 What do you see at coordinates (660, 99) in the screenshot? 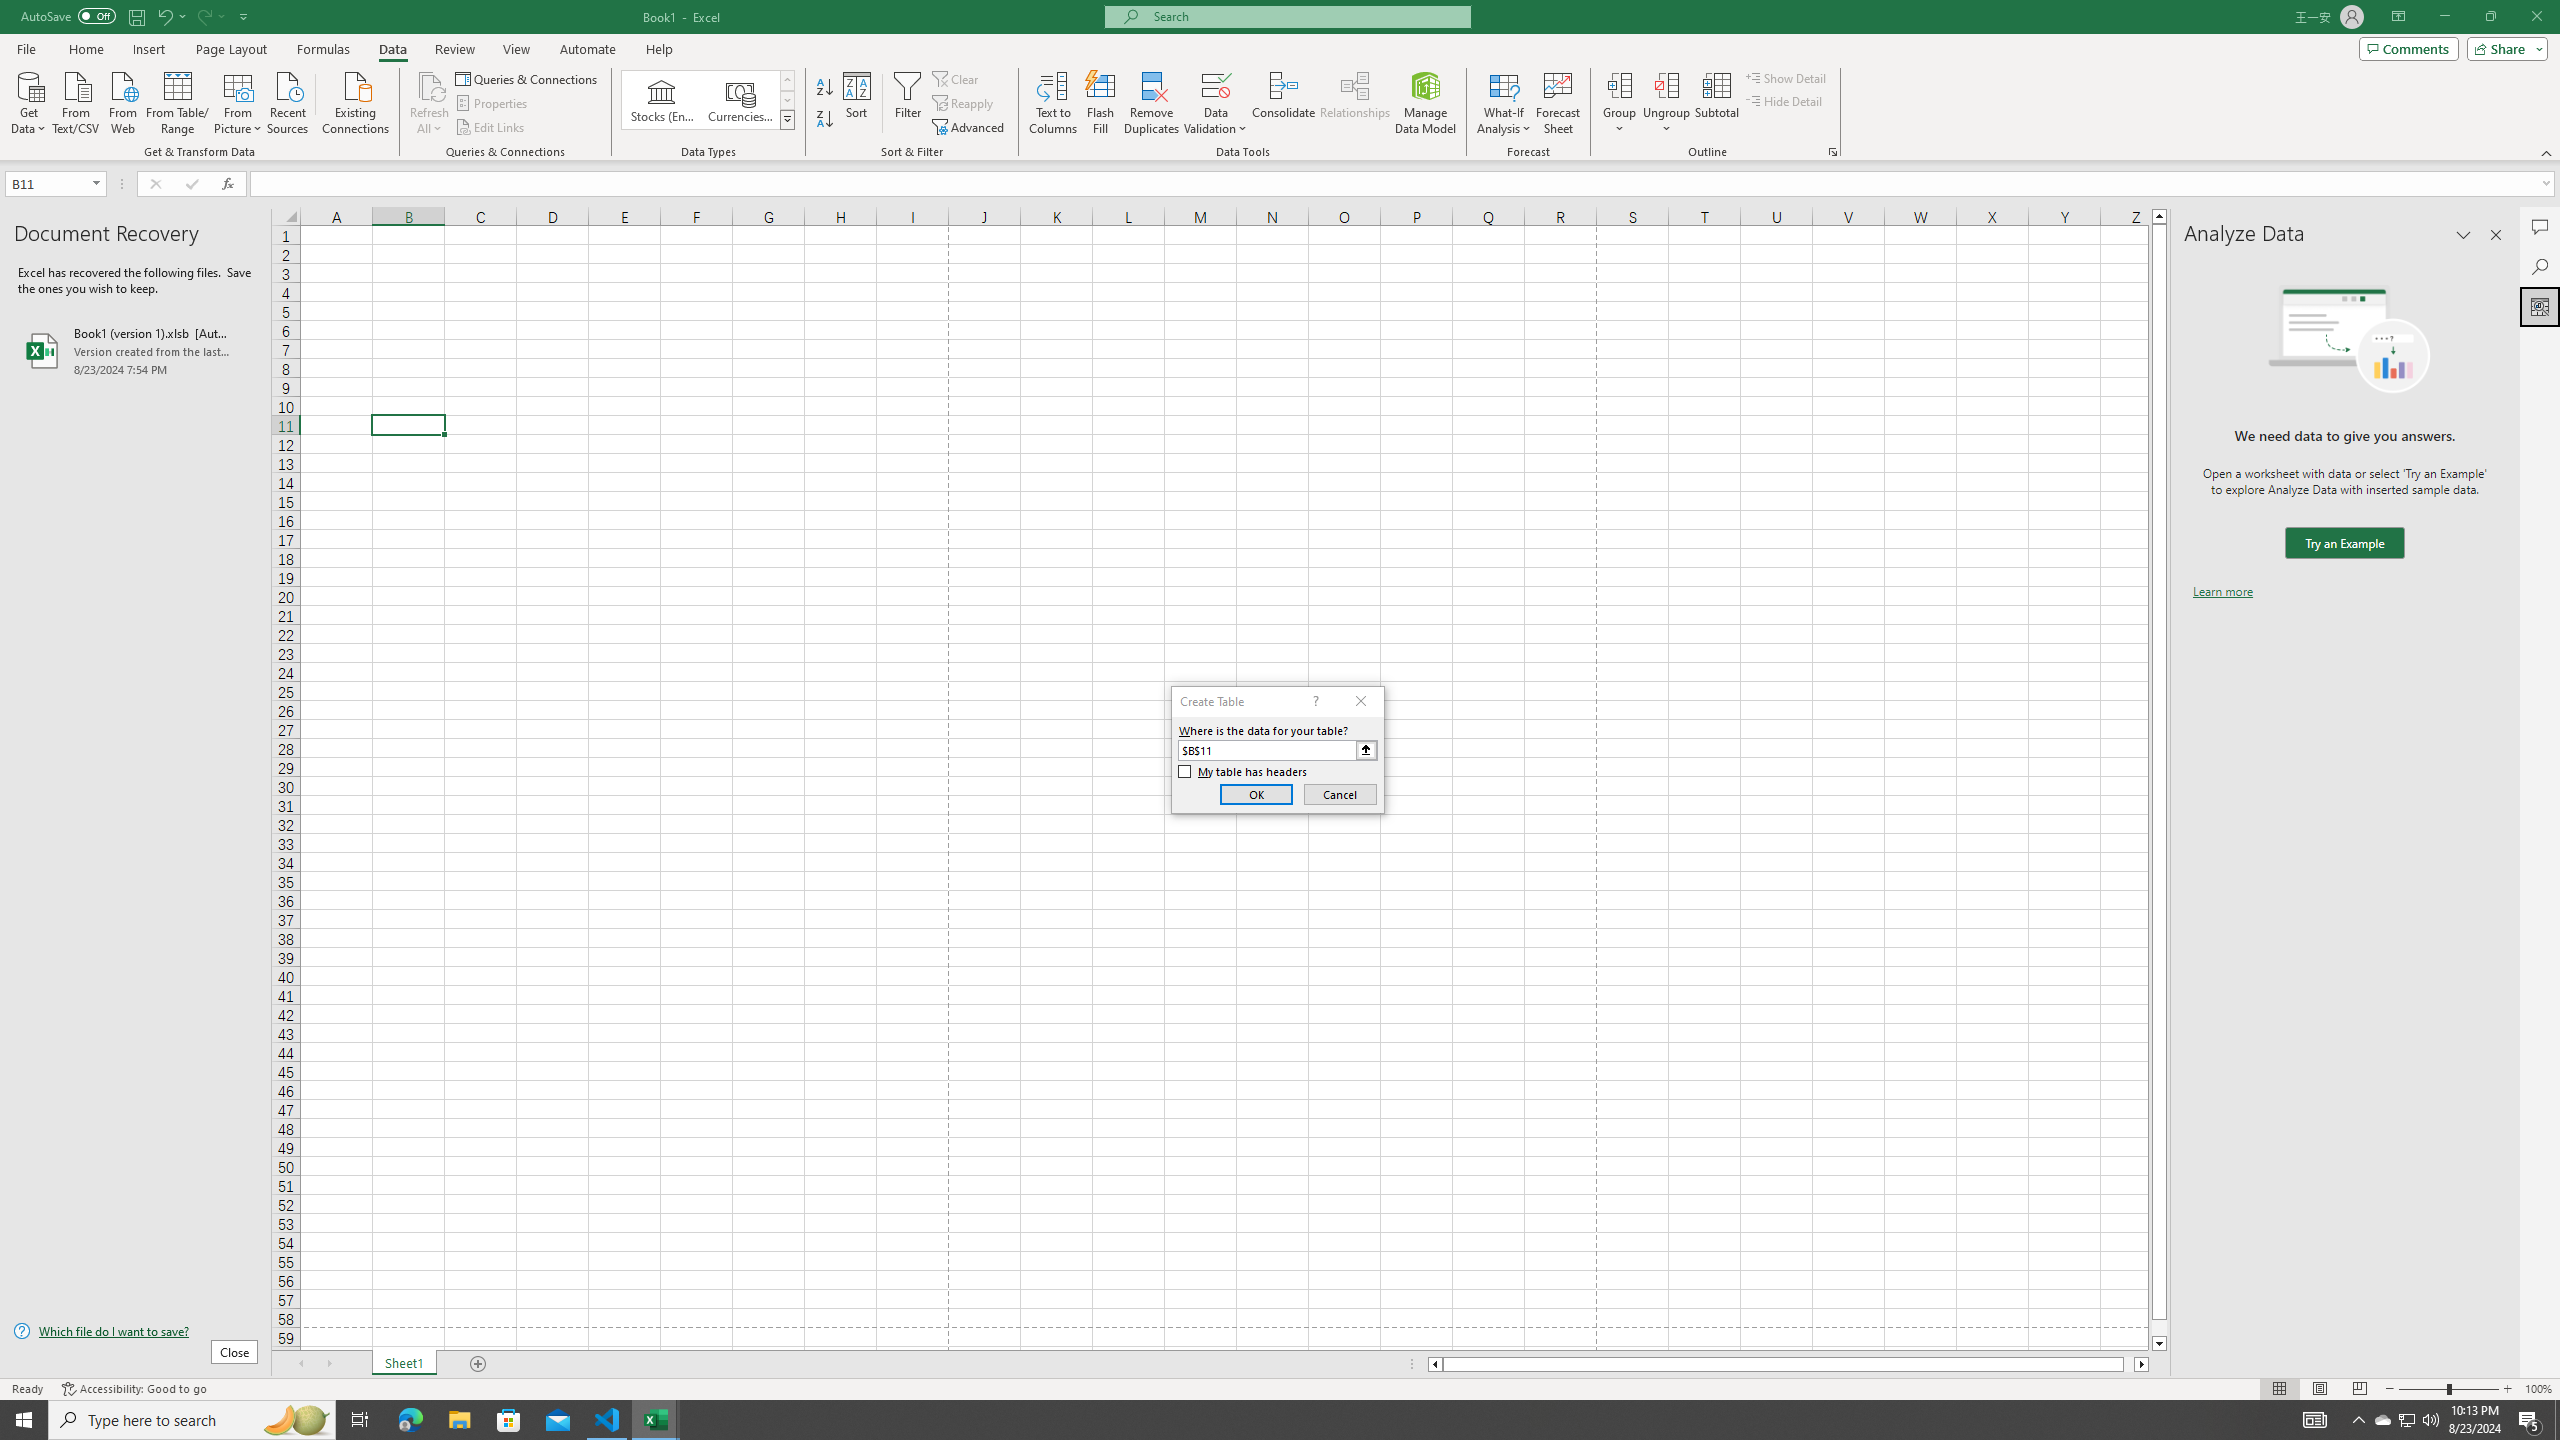
I see `'Stocks (English)'` at bounding box center [660, 99].